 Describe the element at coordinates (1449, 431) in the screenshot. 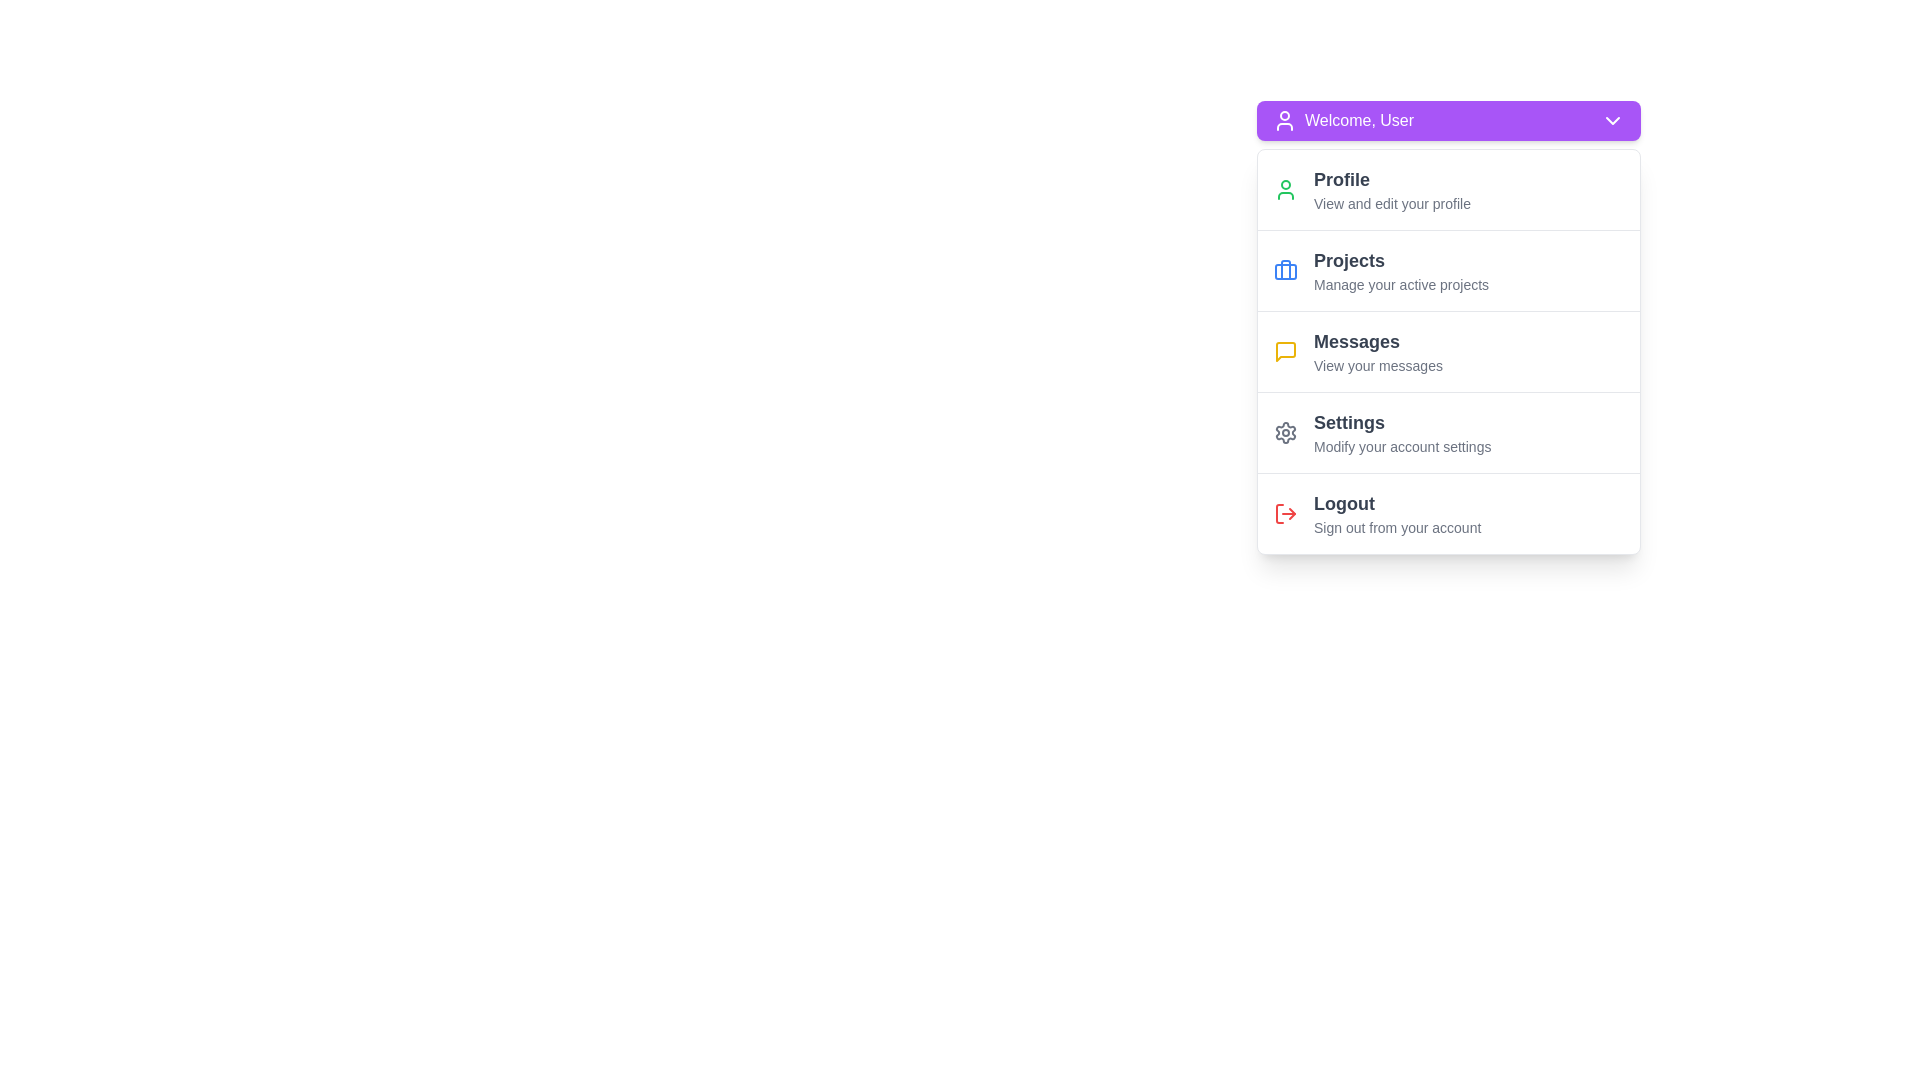

I see `the 'Settings' button, which features a gear icon and is the fourth item in the vertical navigation list` at that location.